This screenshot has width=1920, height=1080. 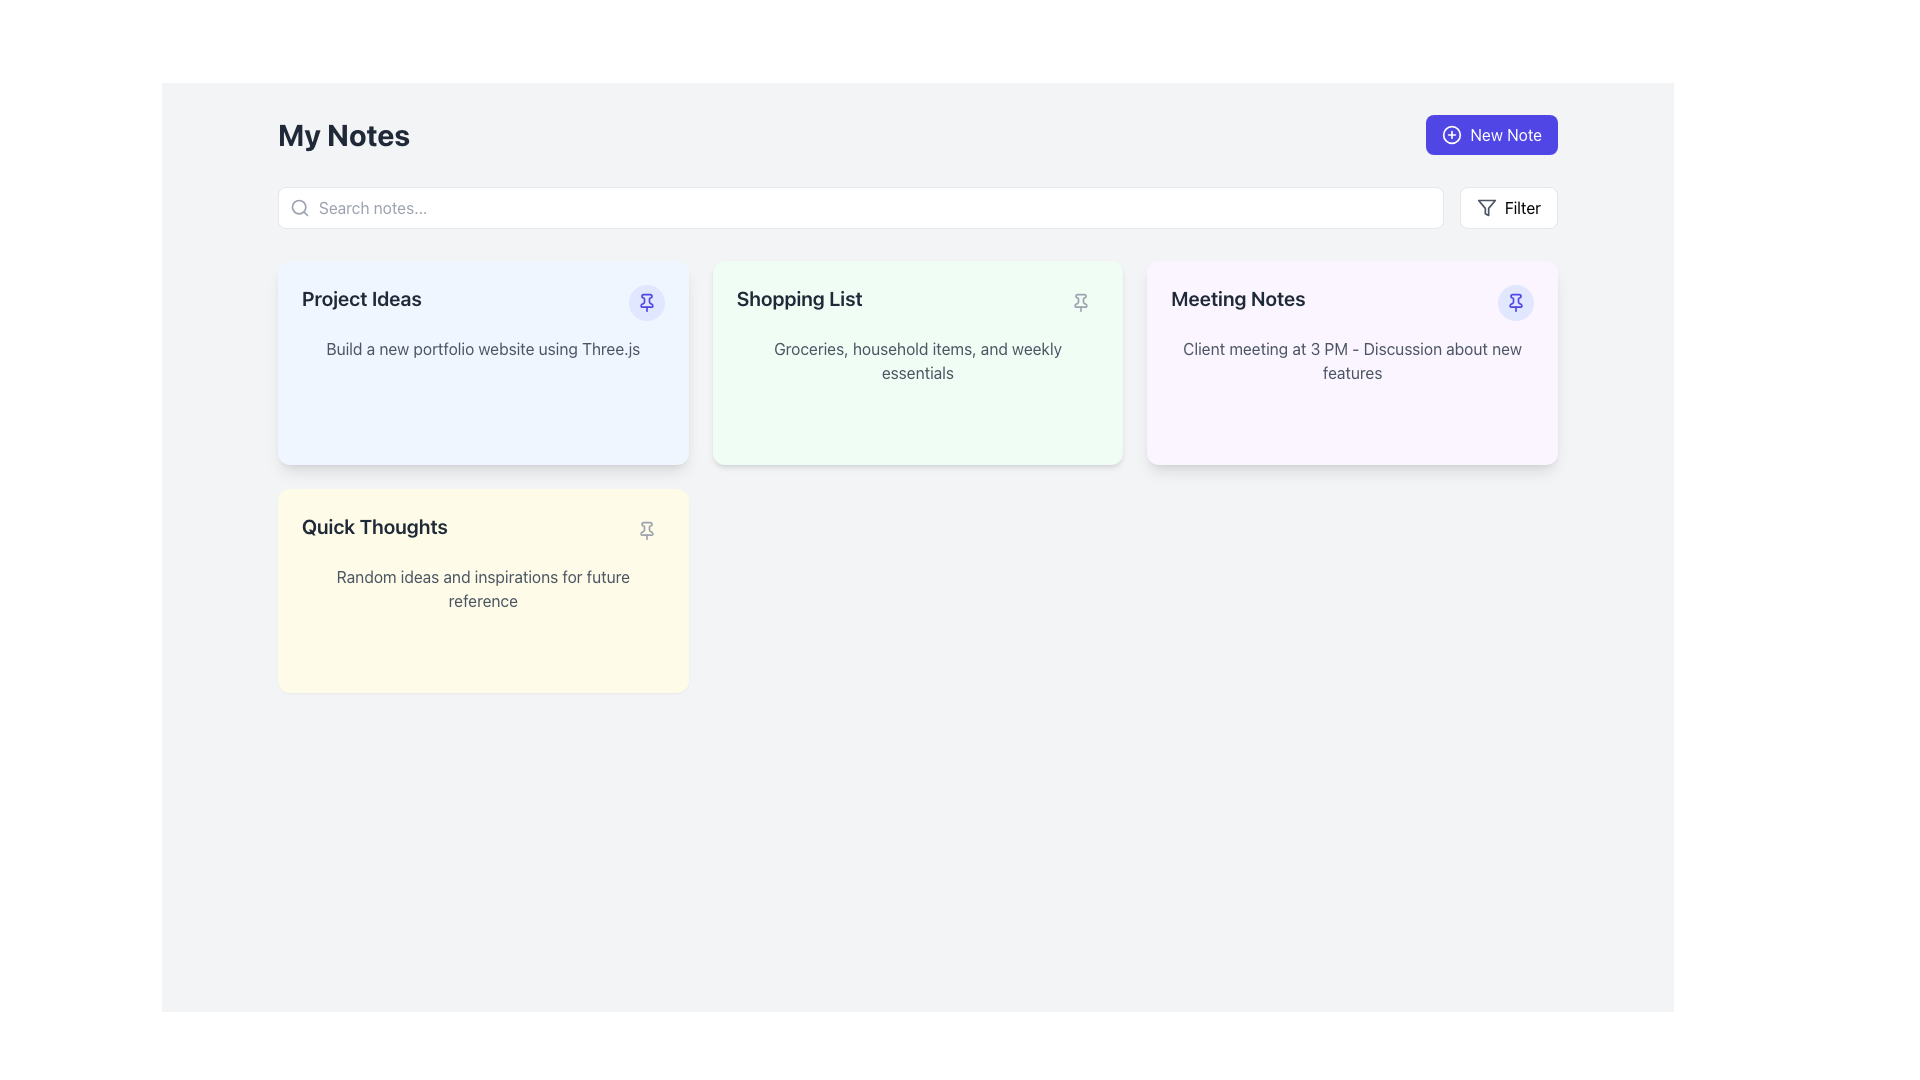 What do you see at coordinates (1516, 303) in the screenshot?
I see `the interactive button with pin icon located at the top-right corner of the 'Meeting Notes' card` at bounding box center [1516, 303].